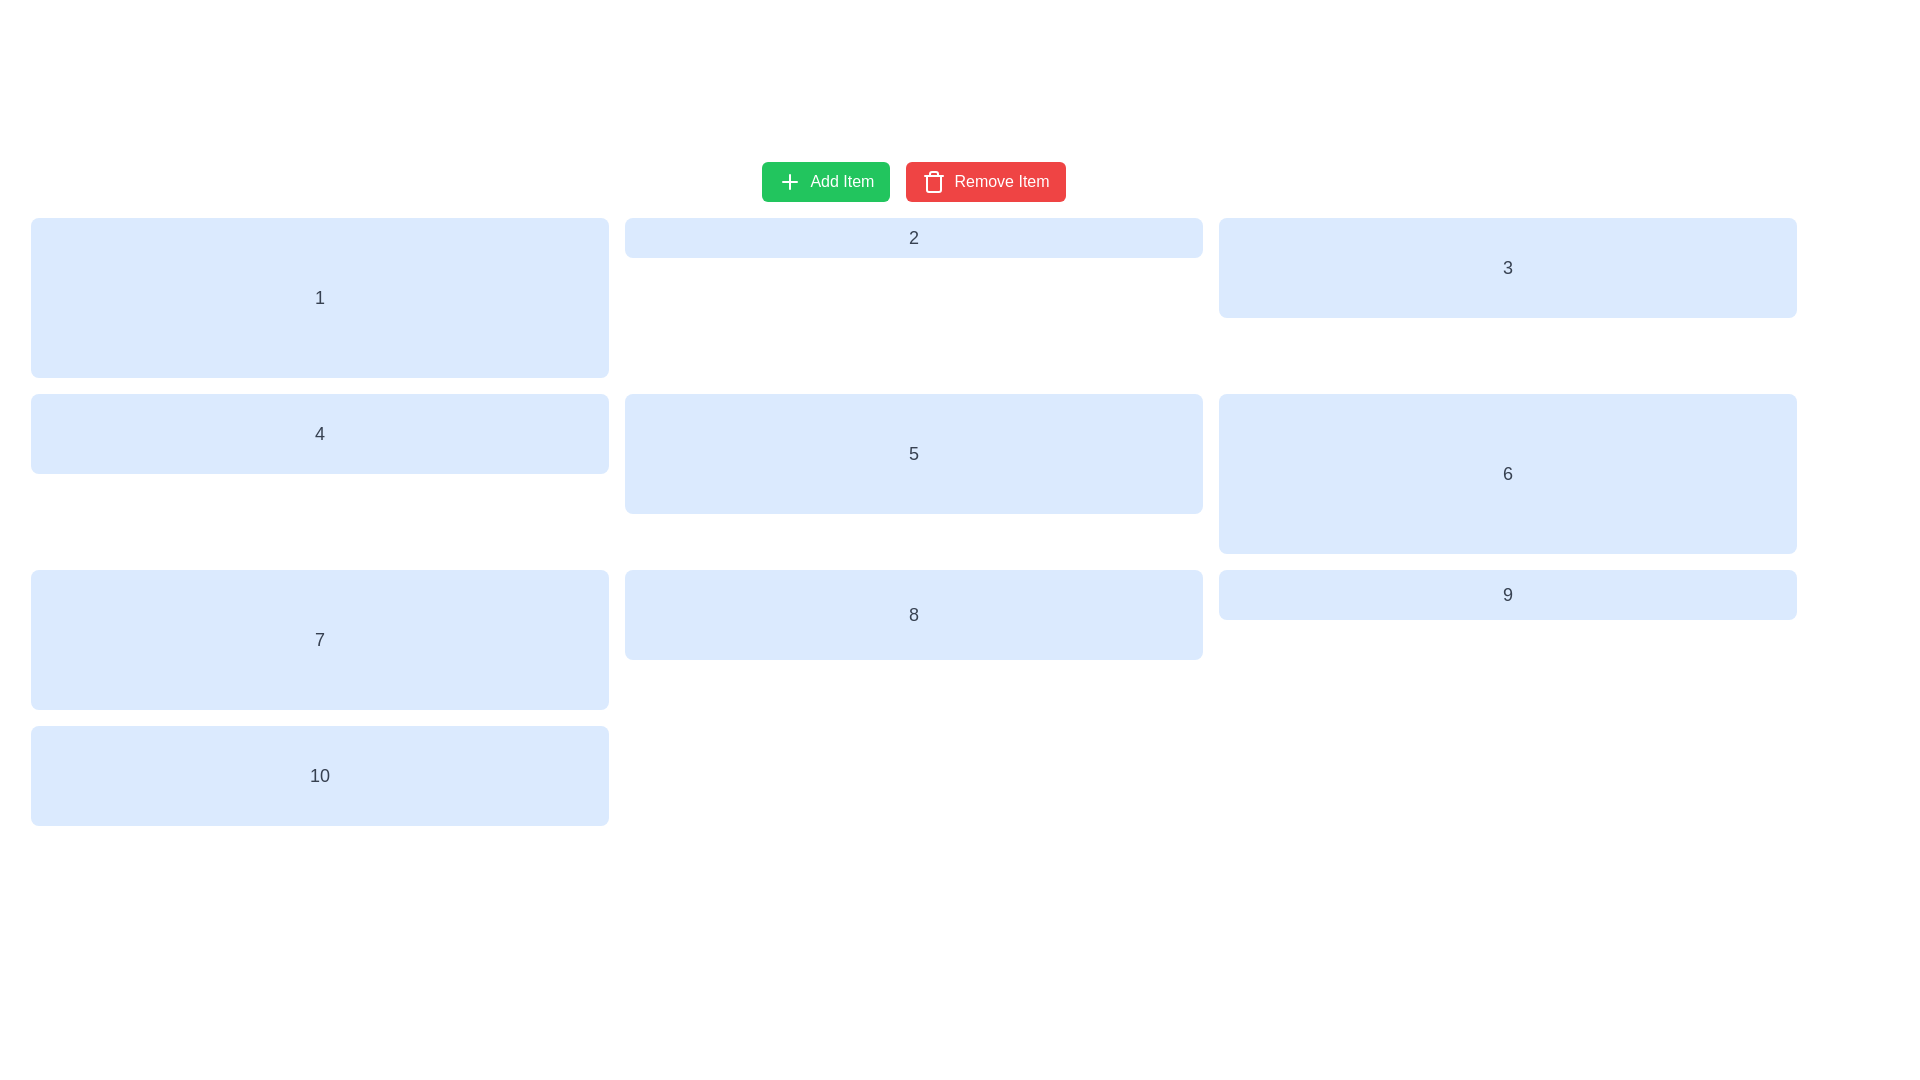 Image resolution: width=1920 pixels, height=1080 pixels. Describe the element at coordinates (912, 454) in the screenshot. I see `the Display box with a light blue background displaying the text '5' in gray, which is the fifth item in an even grid layout` at that location.